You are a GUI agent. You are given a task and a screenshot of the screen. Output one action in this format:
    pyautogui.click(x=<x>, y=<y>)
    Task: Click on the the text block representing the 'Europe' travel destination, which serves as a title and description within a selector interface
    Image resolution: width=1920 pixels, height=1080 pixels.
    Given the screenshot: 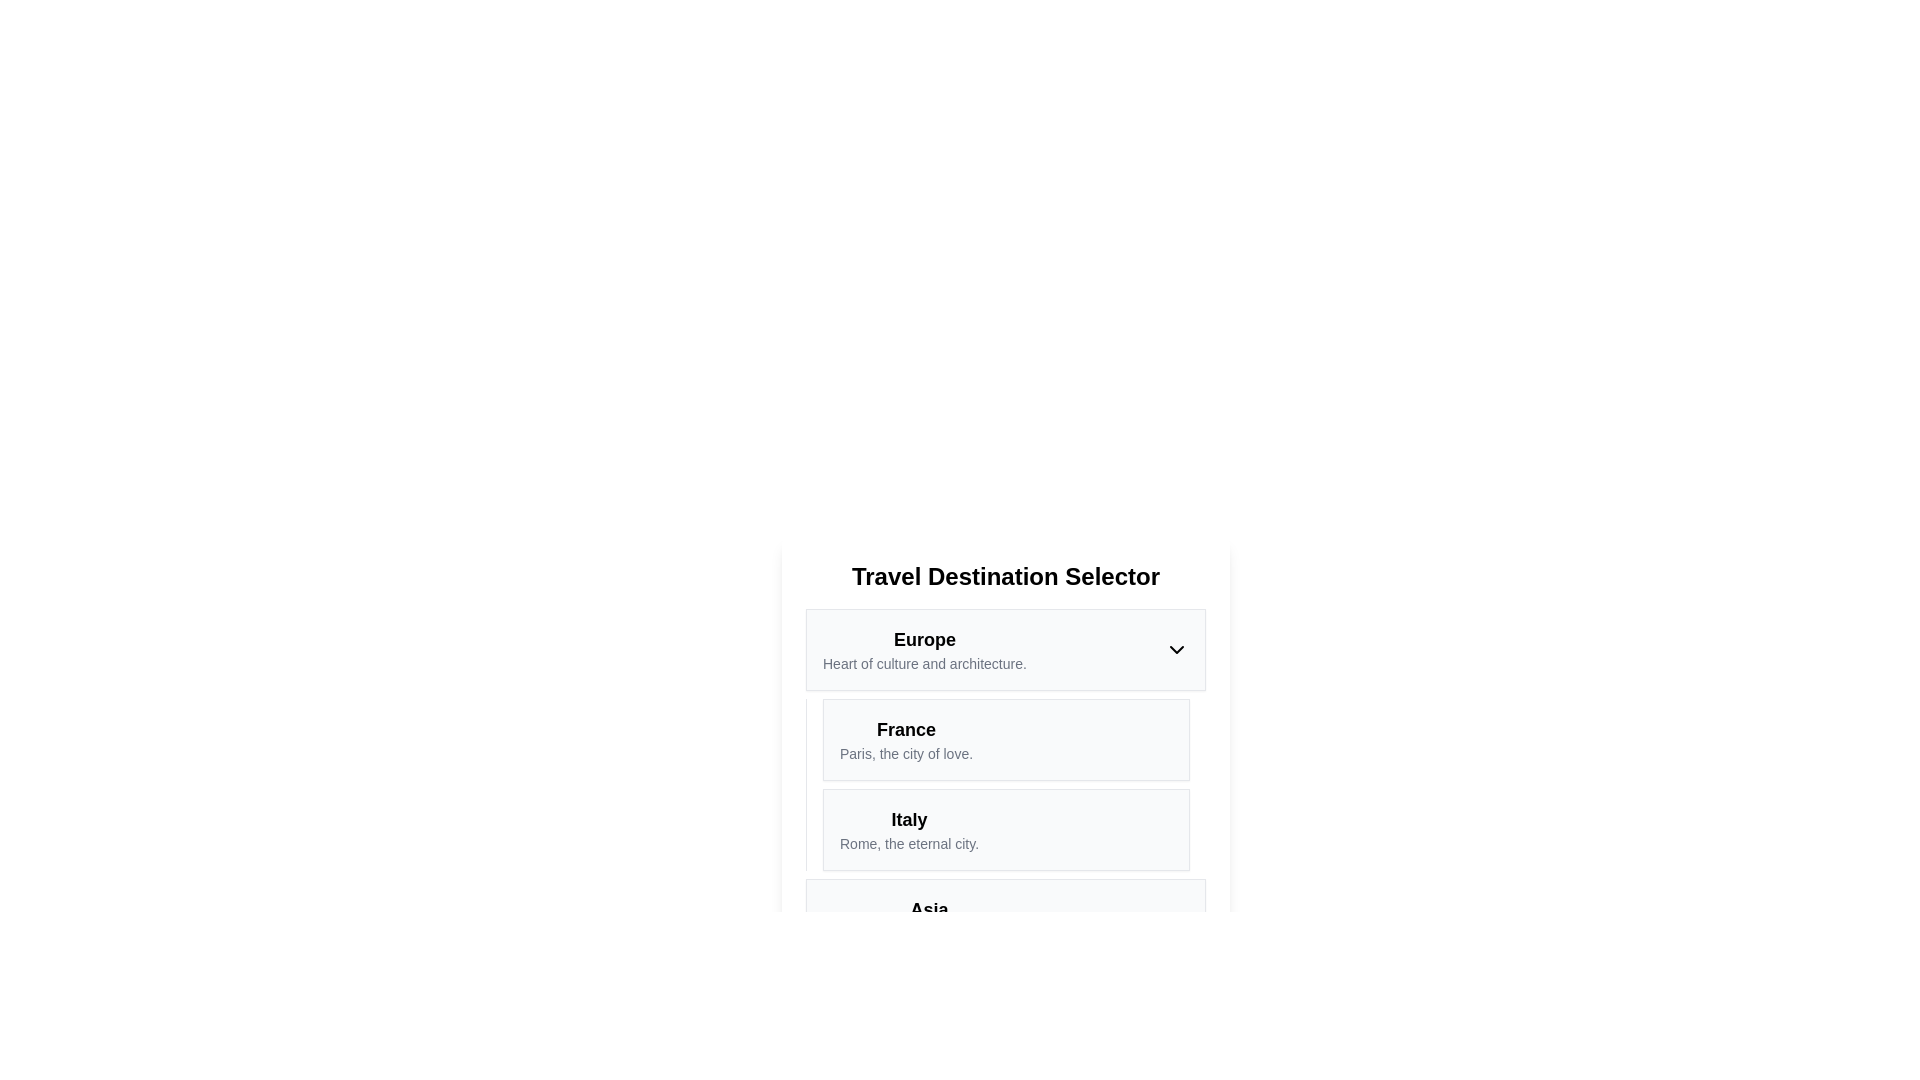 What is the action you would take?
    pyautogui.click(x=923, y=650)
    